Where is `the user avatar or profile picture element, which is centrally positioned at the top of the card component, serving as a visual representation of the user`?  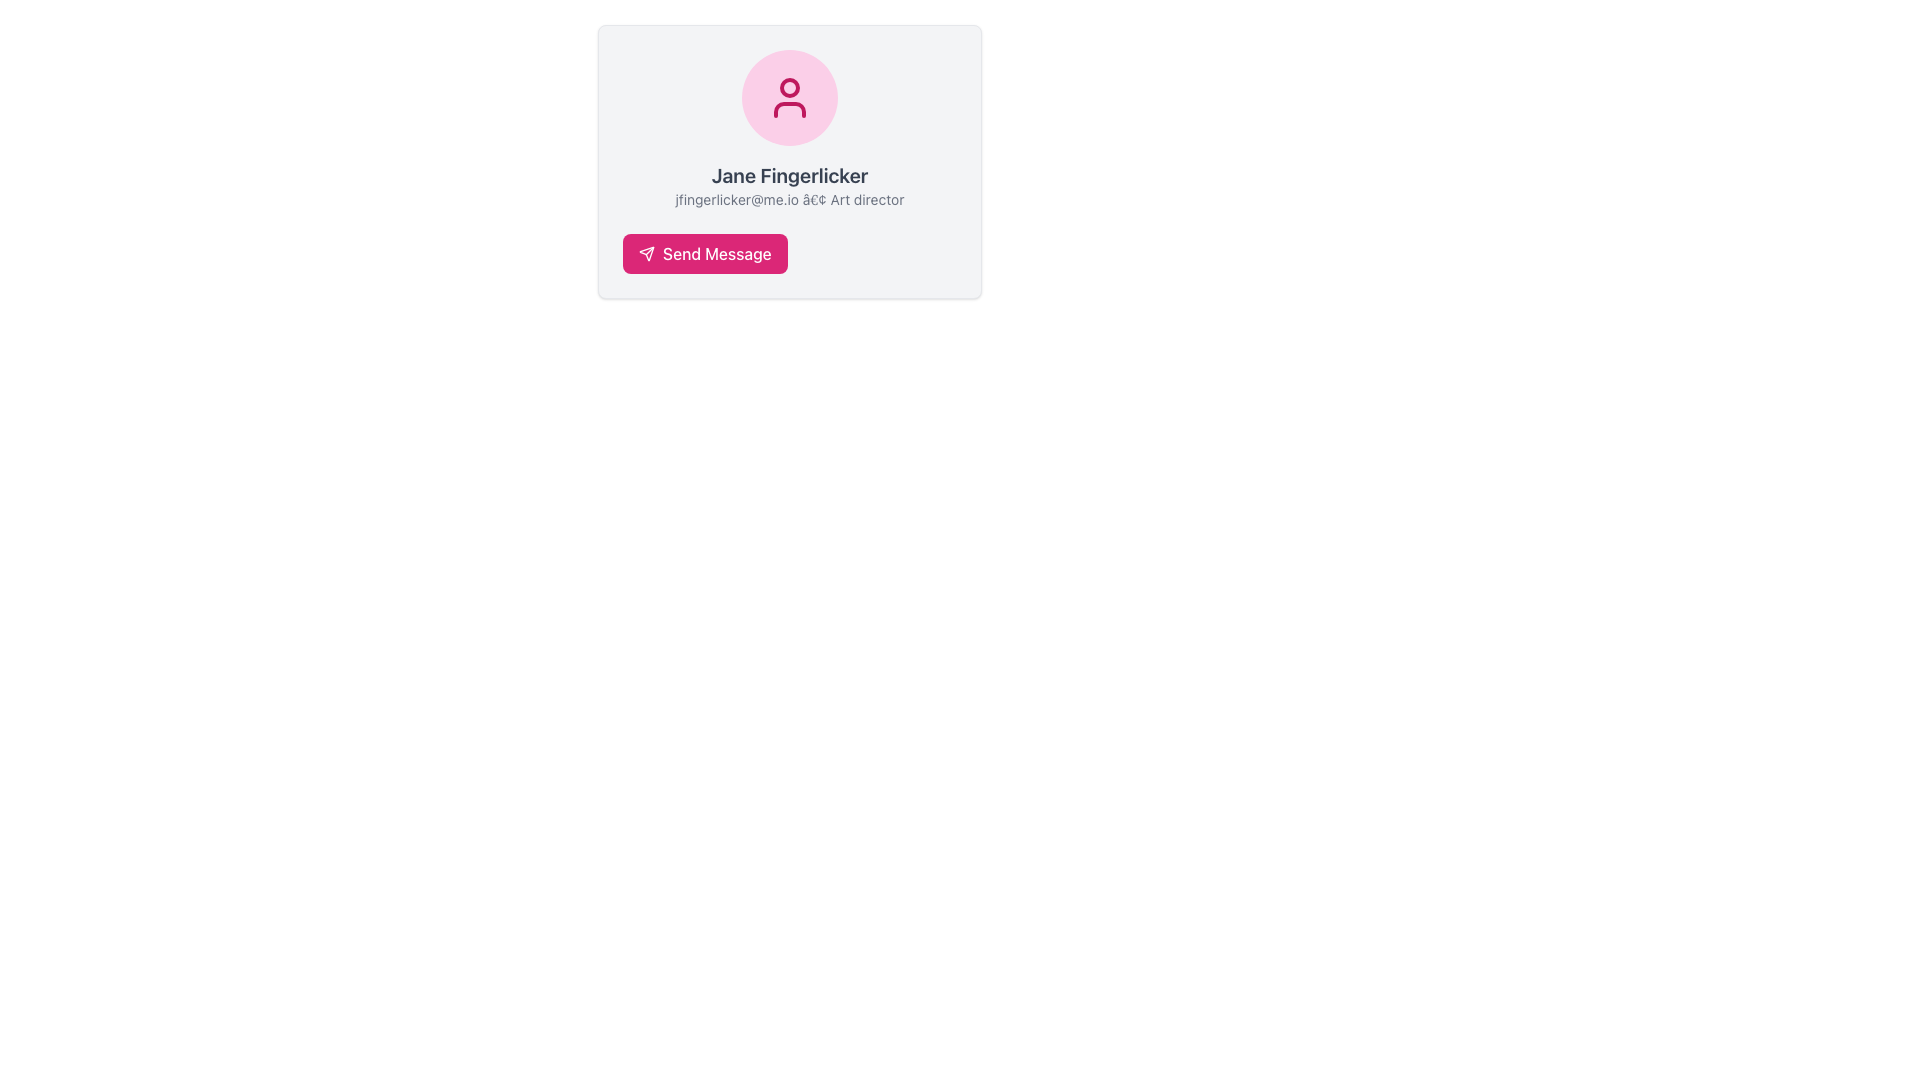
the user avatar or profile picture element, which is centrally positioned at the top of the card component, serving as a visual representation of the user is located at coordinates (789, 97).